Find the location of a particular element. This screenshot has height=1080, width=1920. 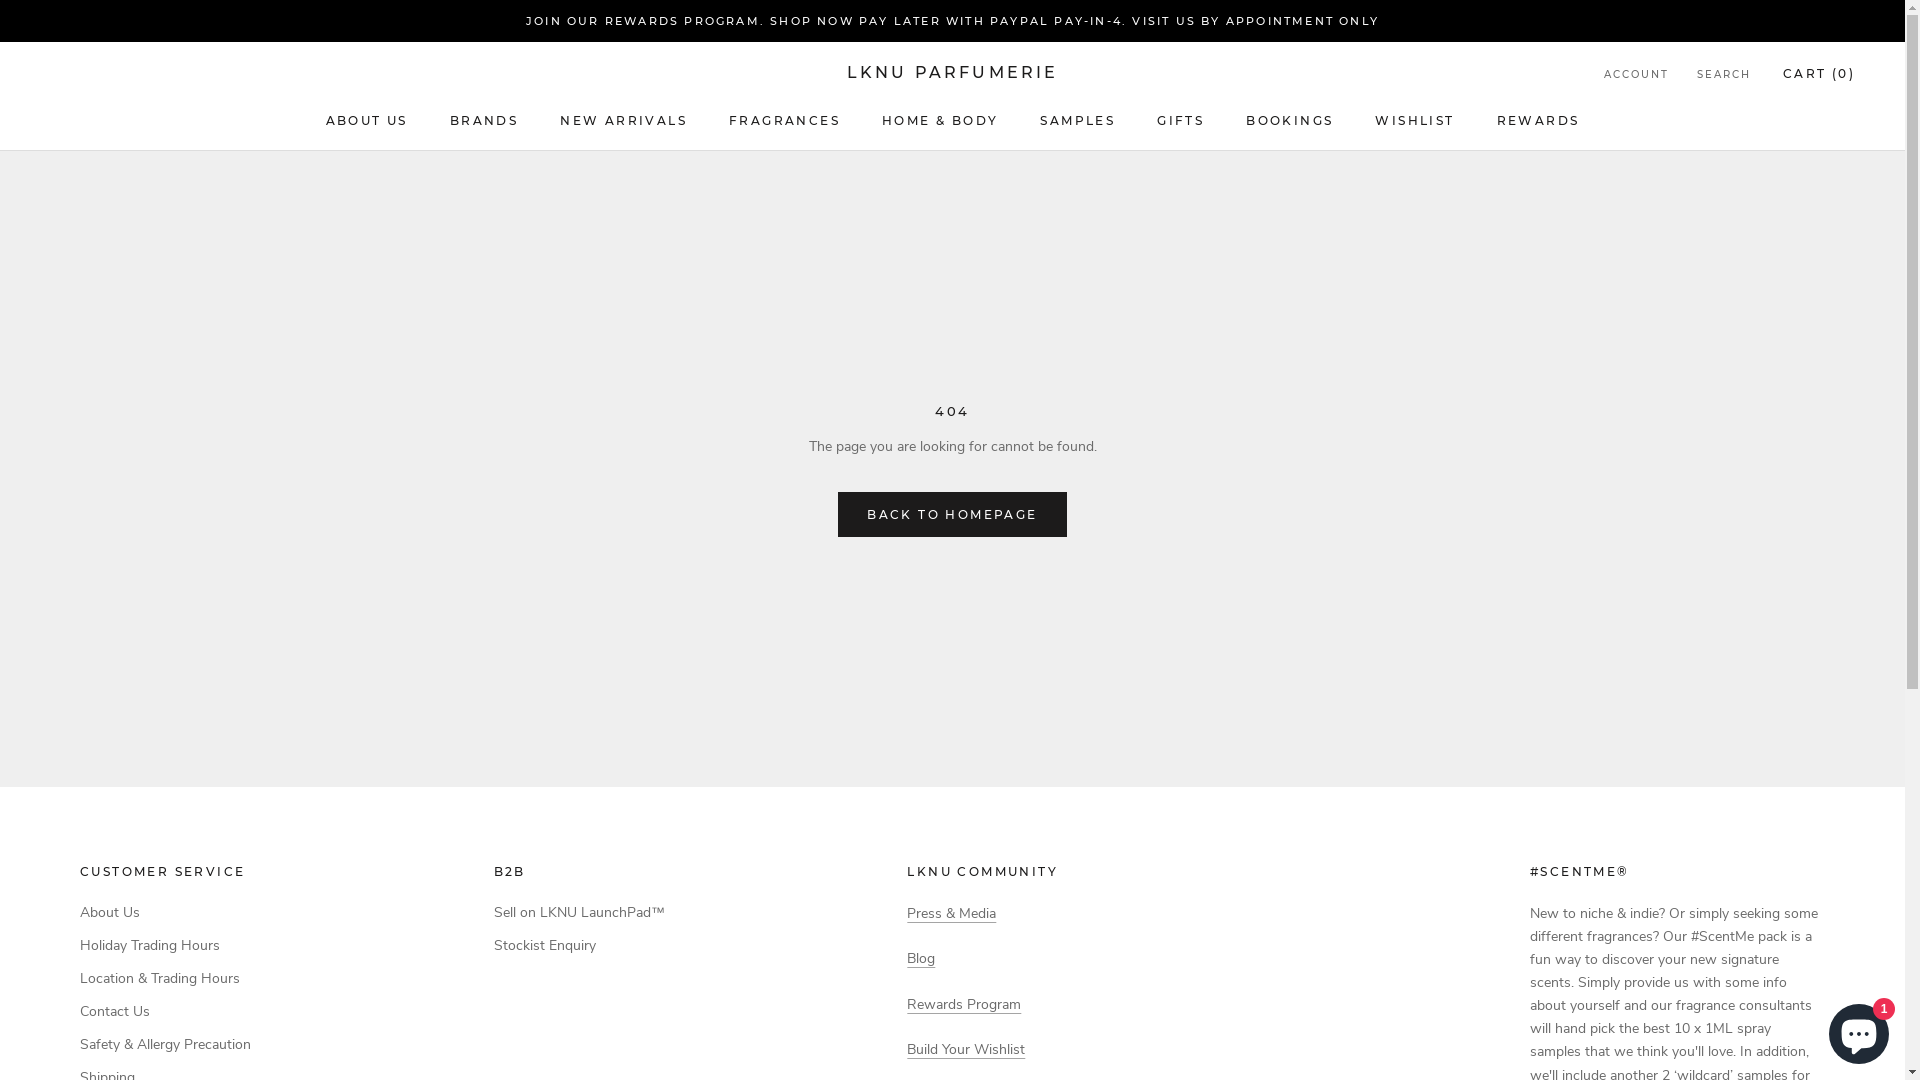

'NEW ARRIVALS is located at coordinates (622, 120).